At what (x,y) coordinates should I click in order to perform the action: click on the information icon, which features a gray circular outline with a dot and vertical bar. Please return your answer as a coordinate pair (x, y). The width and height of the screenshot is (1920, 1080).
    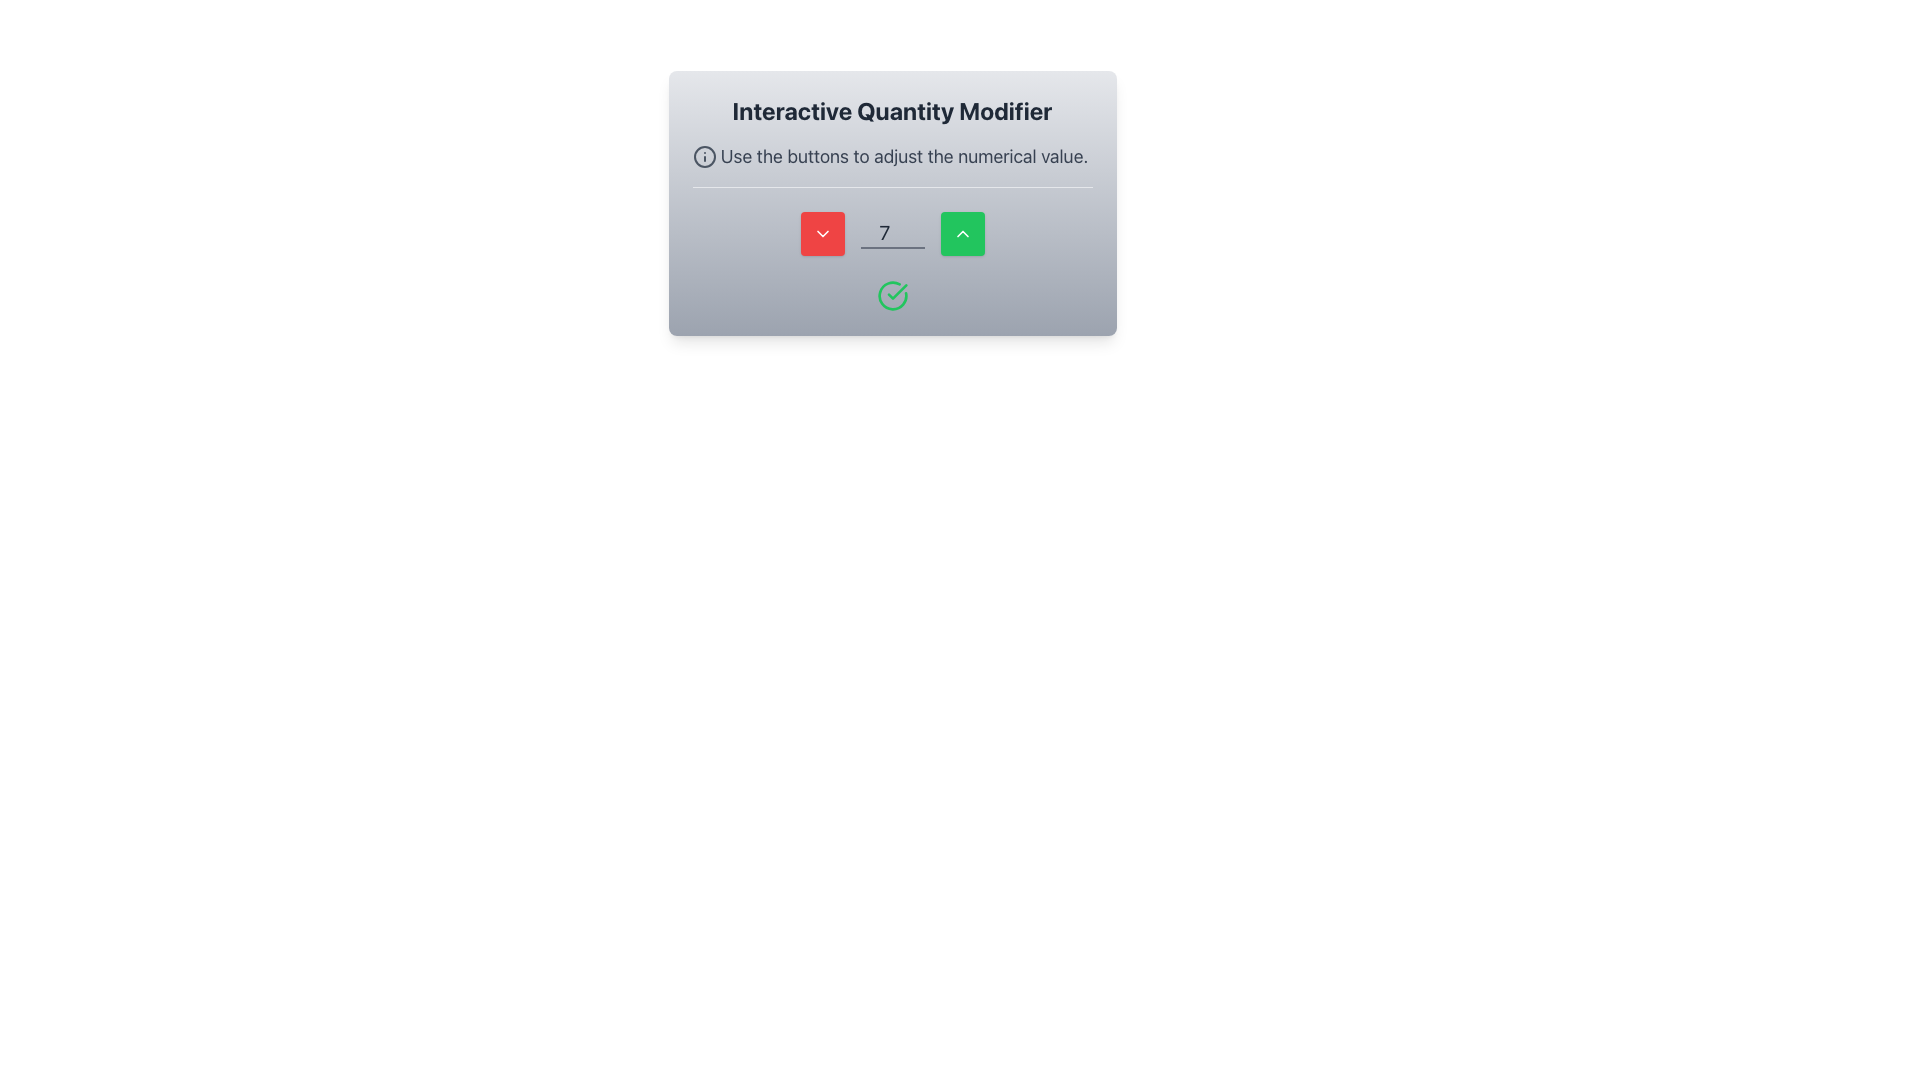
    Looking at the image, I should click on (704, 156).